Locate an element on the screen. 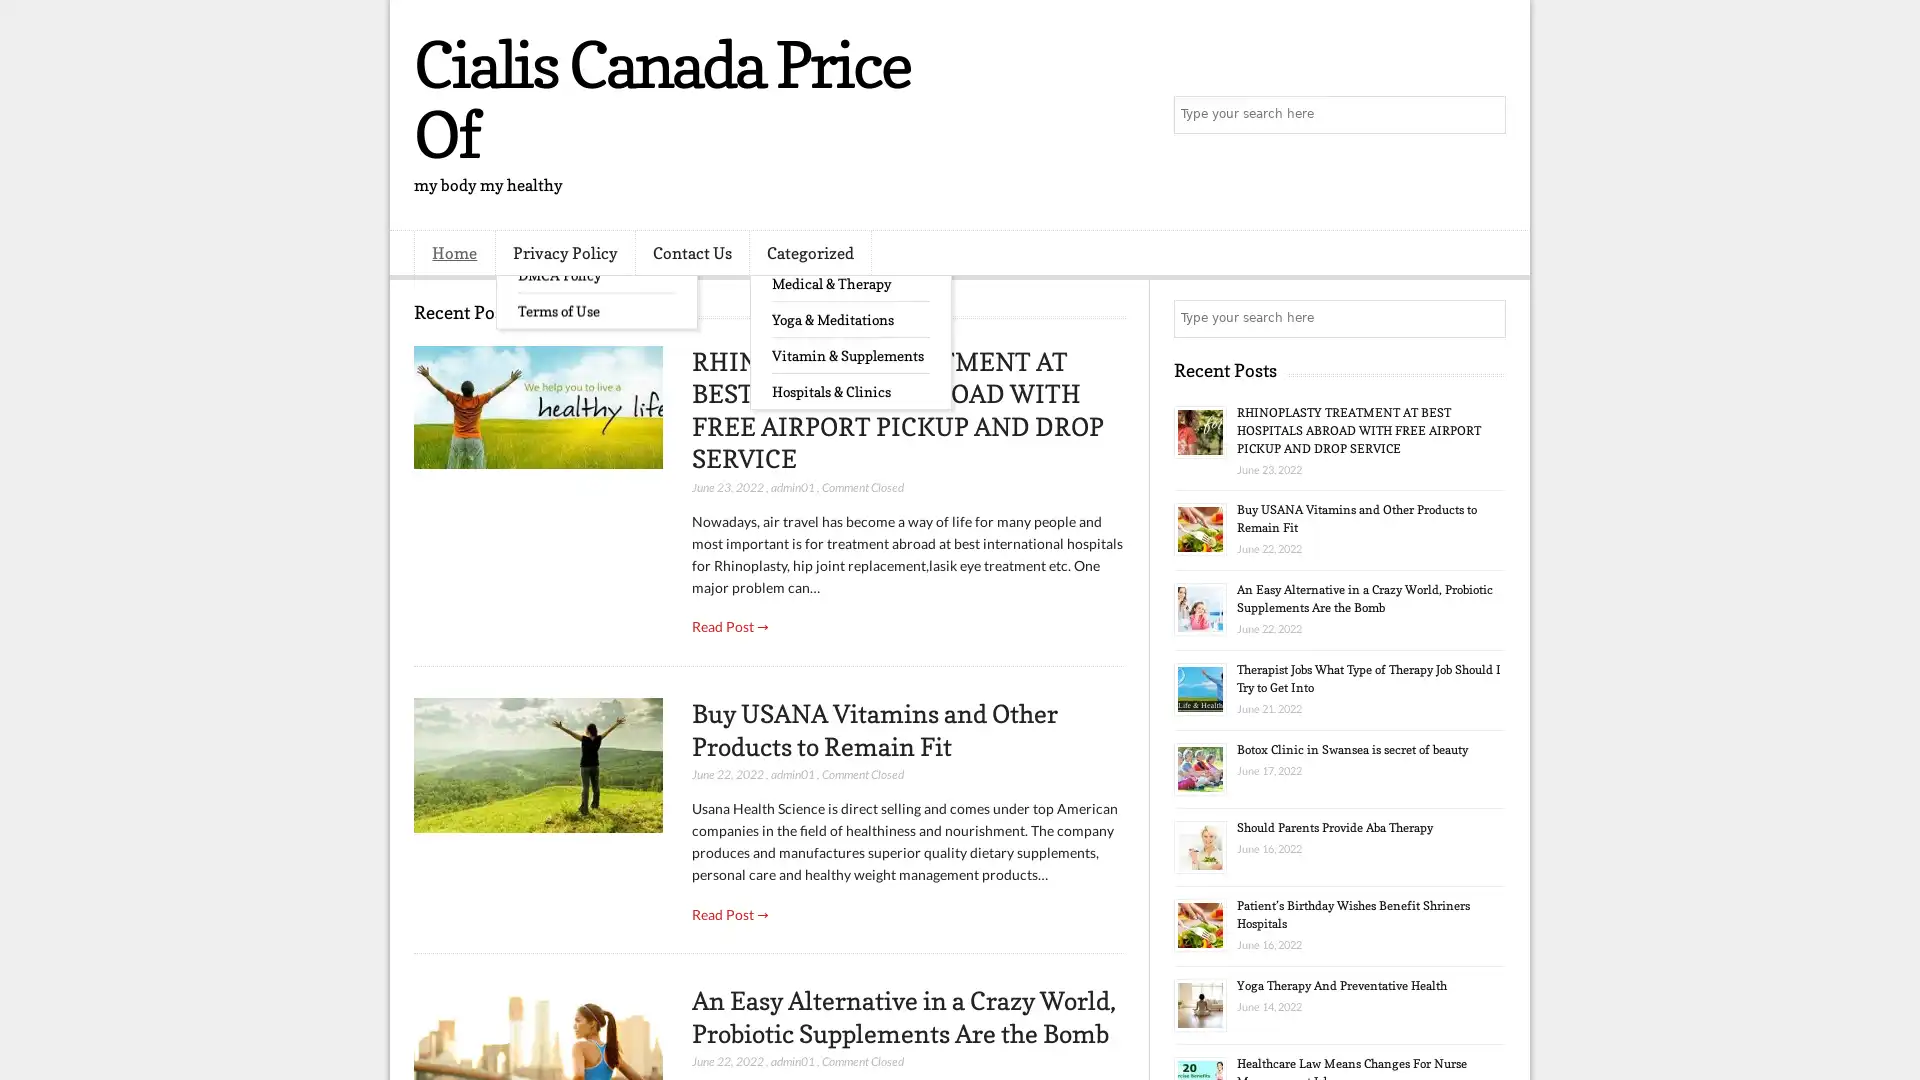 The height and width of the screenshot is (1080, 1920). Search is located at coordinates (1485, 318).